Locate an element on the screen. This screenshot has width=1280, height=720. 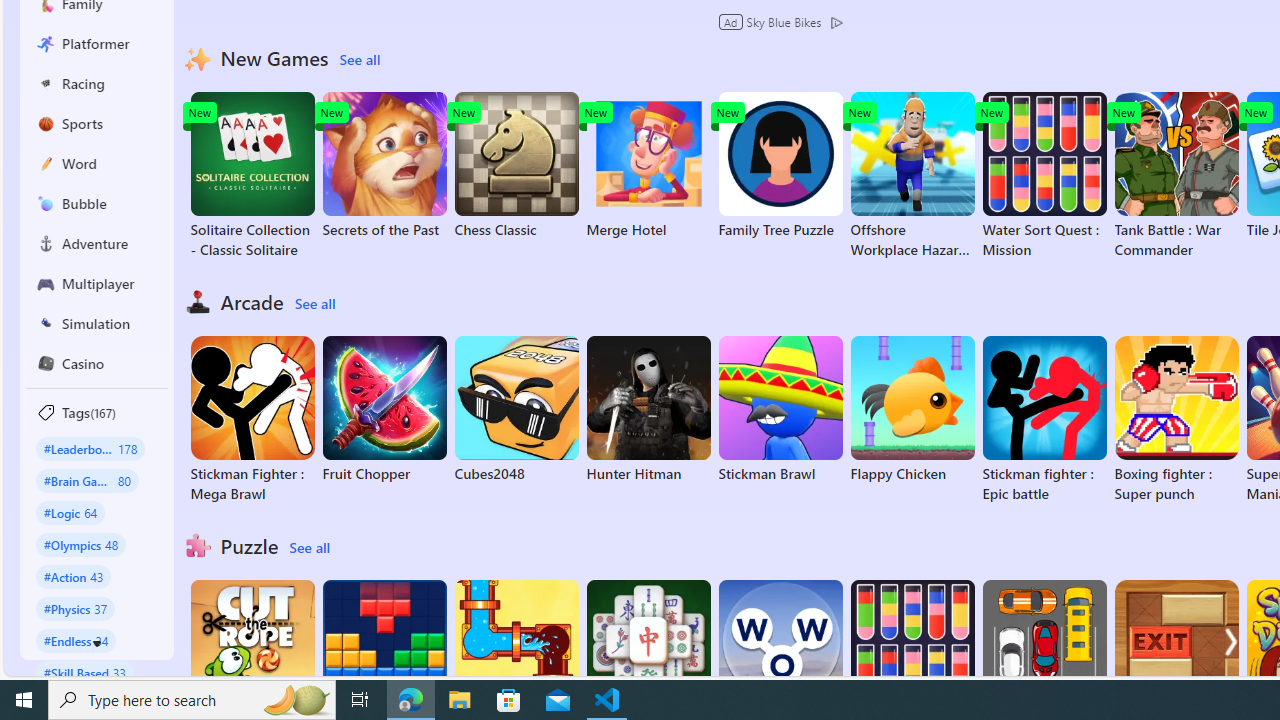
'Stickman Brawl' is located at coordinates (779, 409).